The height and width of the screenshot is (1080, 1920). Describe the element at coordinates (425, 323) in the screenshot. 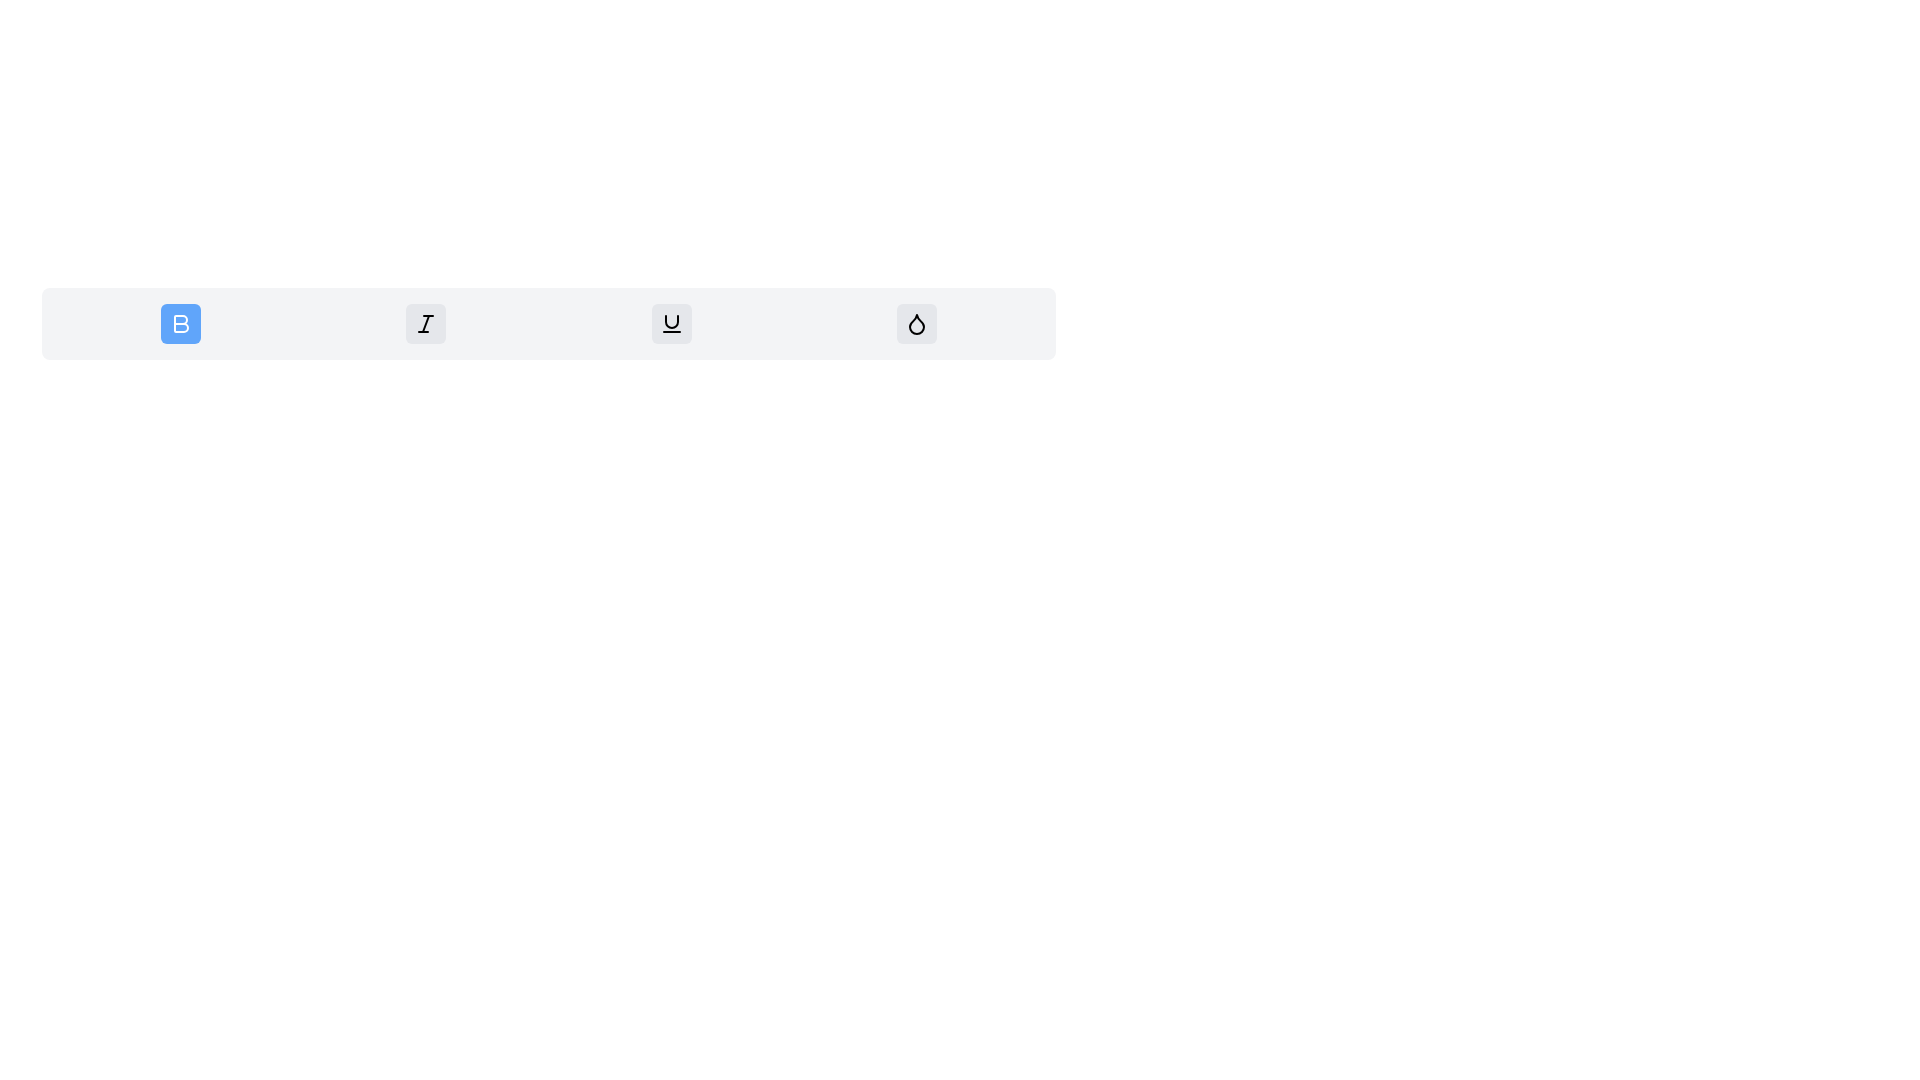

I see `the Icon Detail element represented by an oblique line within the 'Italic' button icon in the toolbar` at that location.